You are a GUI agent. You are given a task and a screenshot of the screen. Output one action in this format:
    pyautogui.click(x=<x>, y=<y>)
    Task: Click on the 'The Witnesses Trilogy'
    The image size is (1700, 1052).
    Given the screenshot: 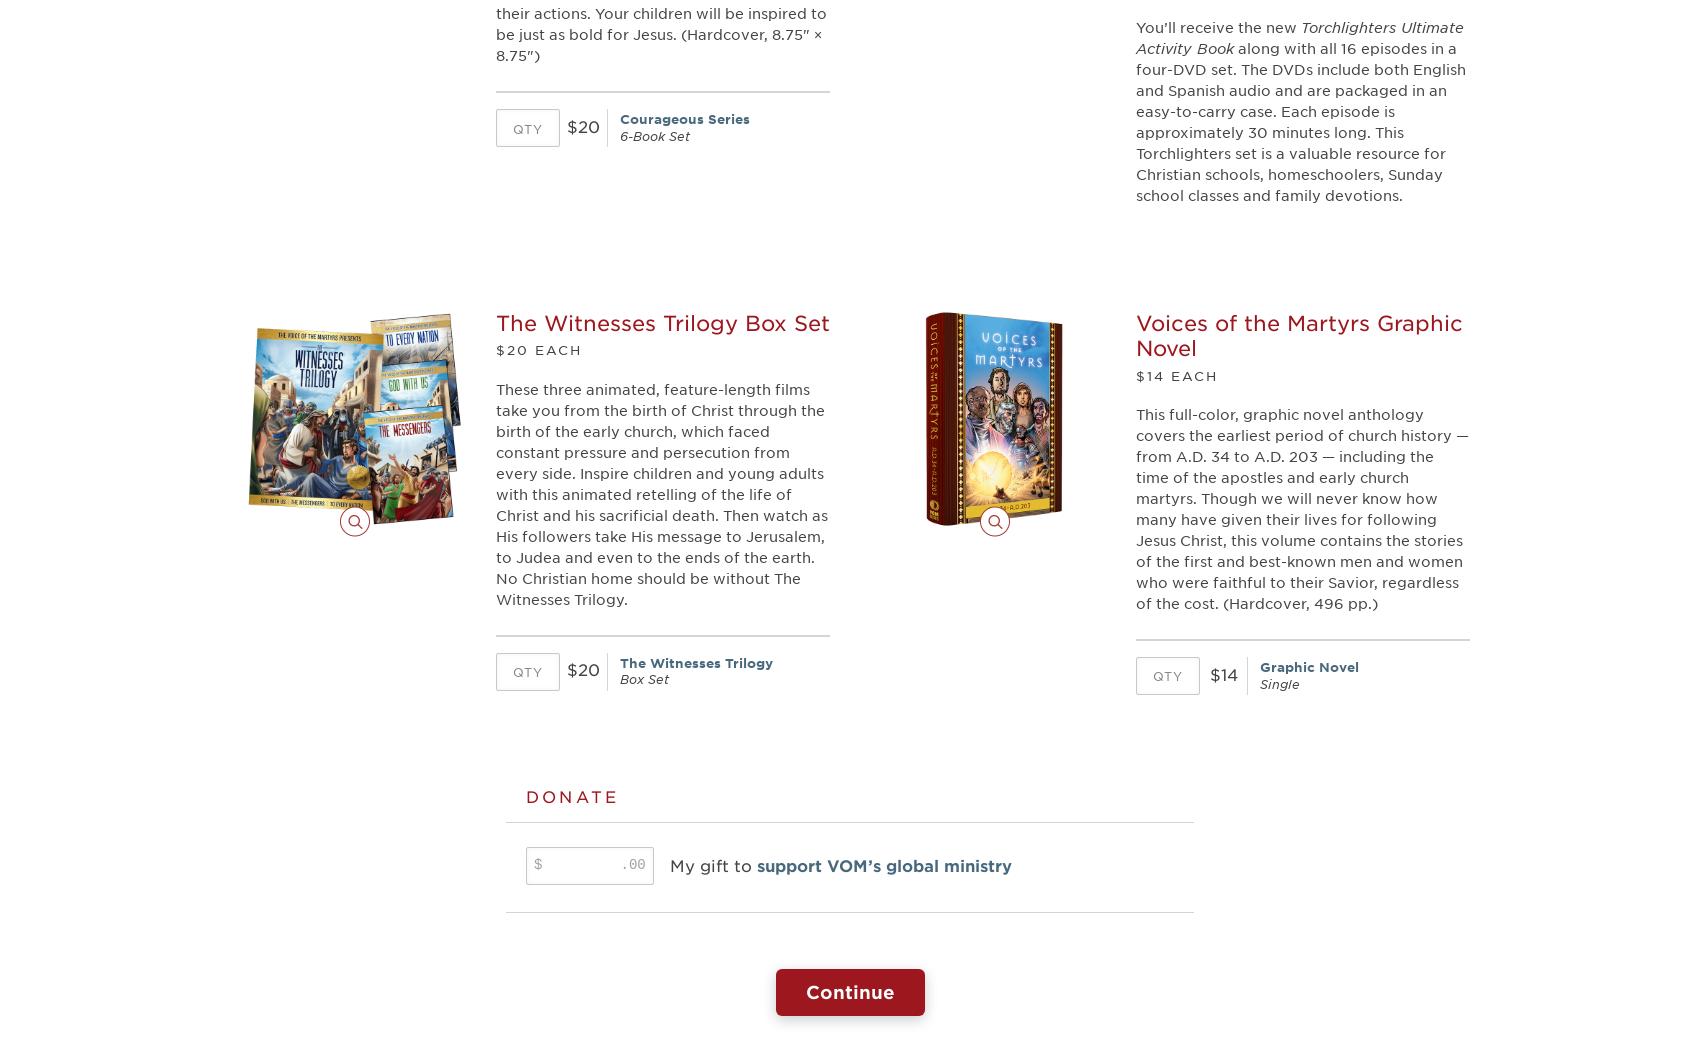 What is the action you would take?
    pyautogui.click(x=696, y=661)
    